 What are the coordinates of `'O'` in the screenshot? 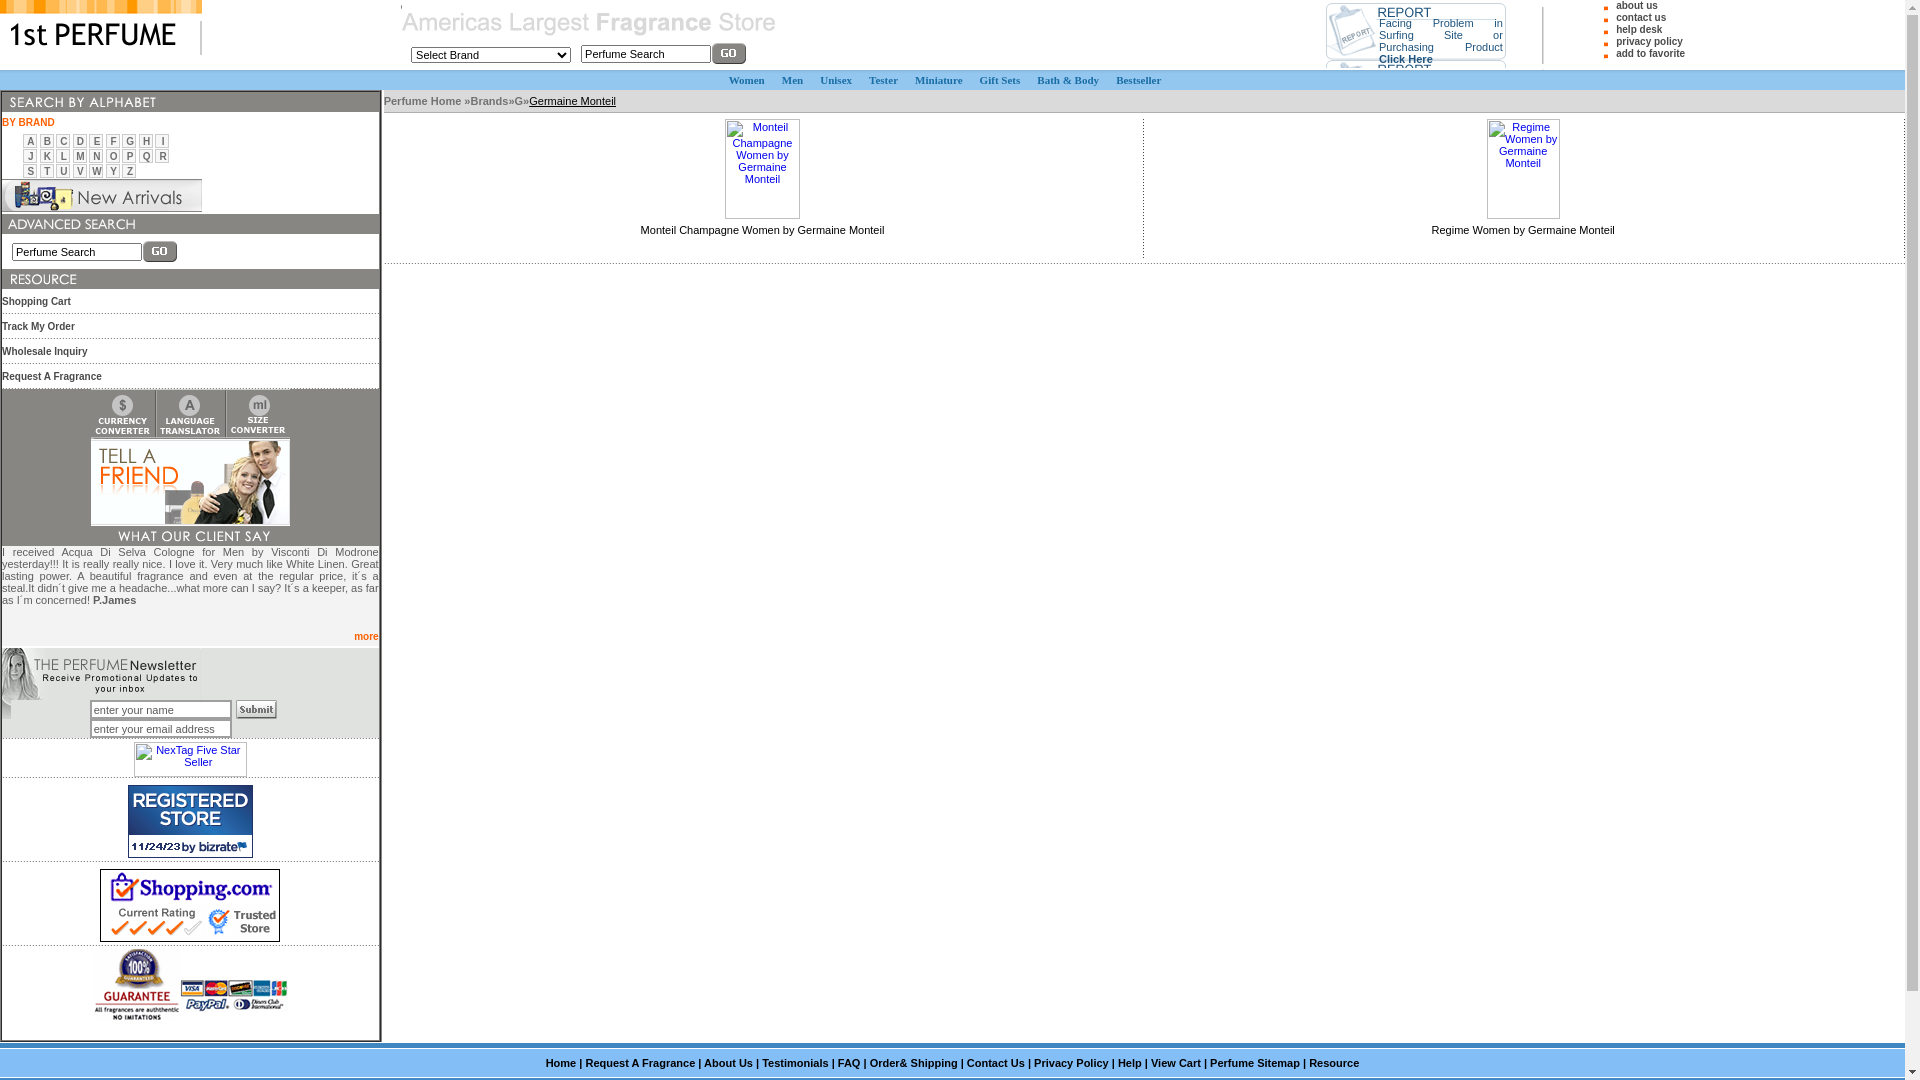 It's located at (113, 154).